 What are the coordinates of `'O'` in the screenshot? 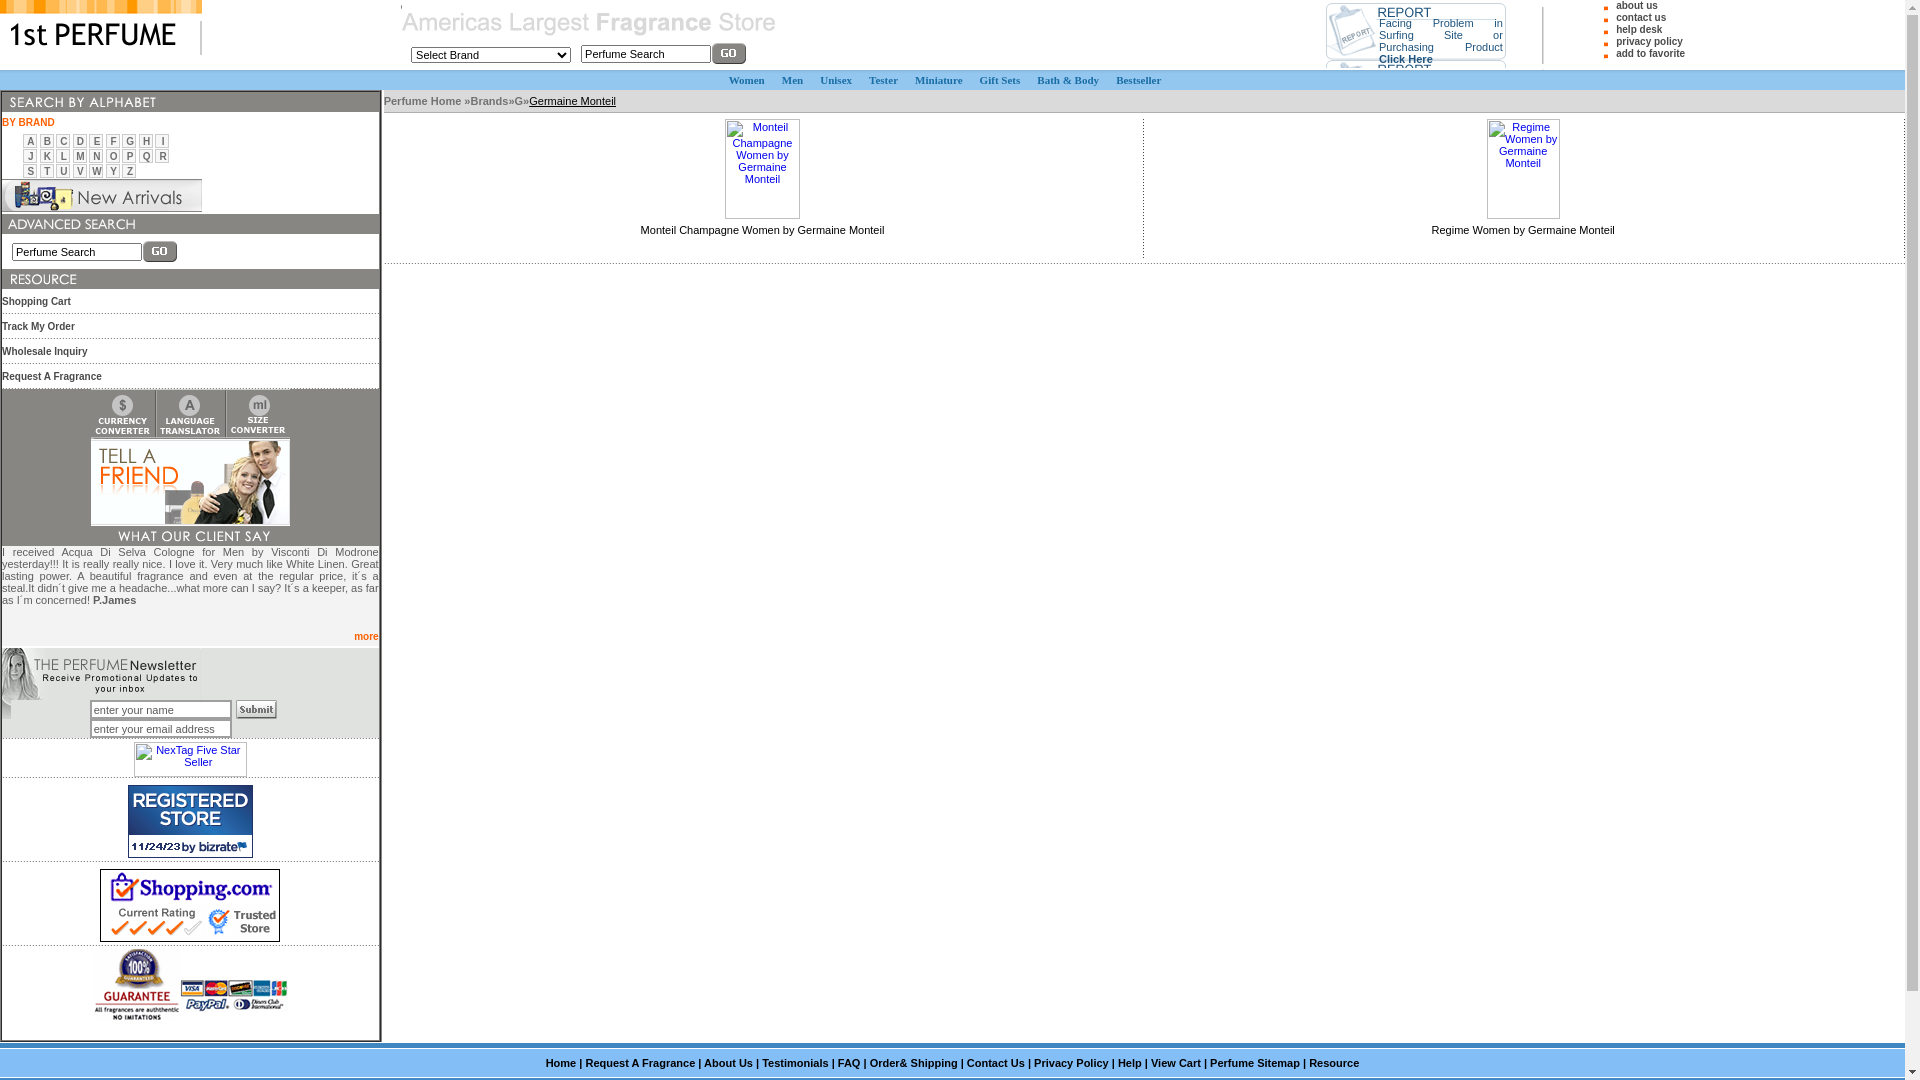 It's located at (113, 154).